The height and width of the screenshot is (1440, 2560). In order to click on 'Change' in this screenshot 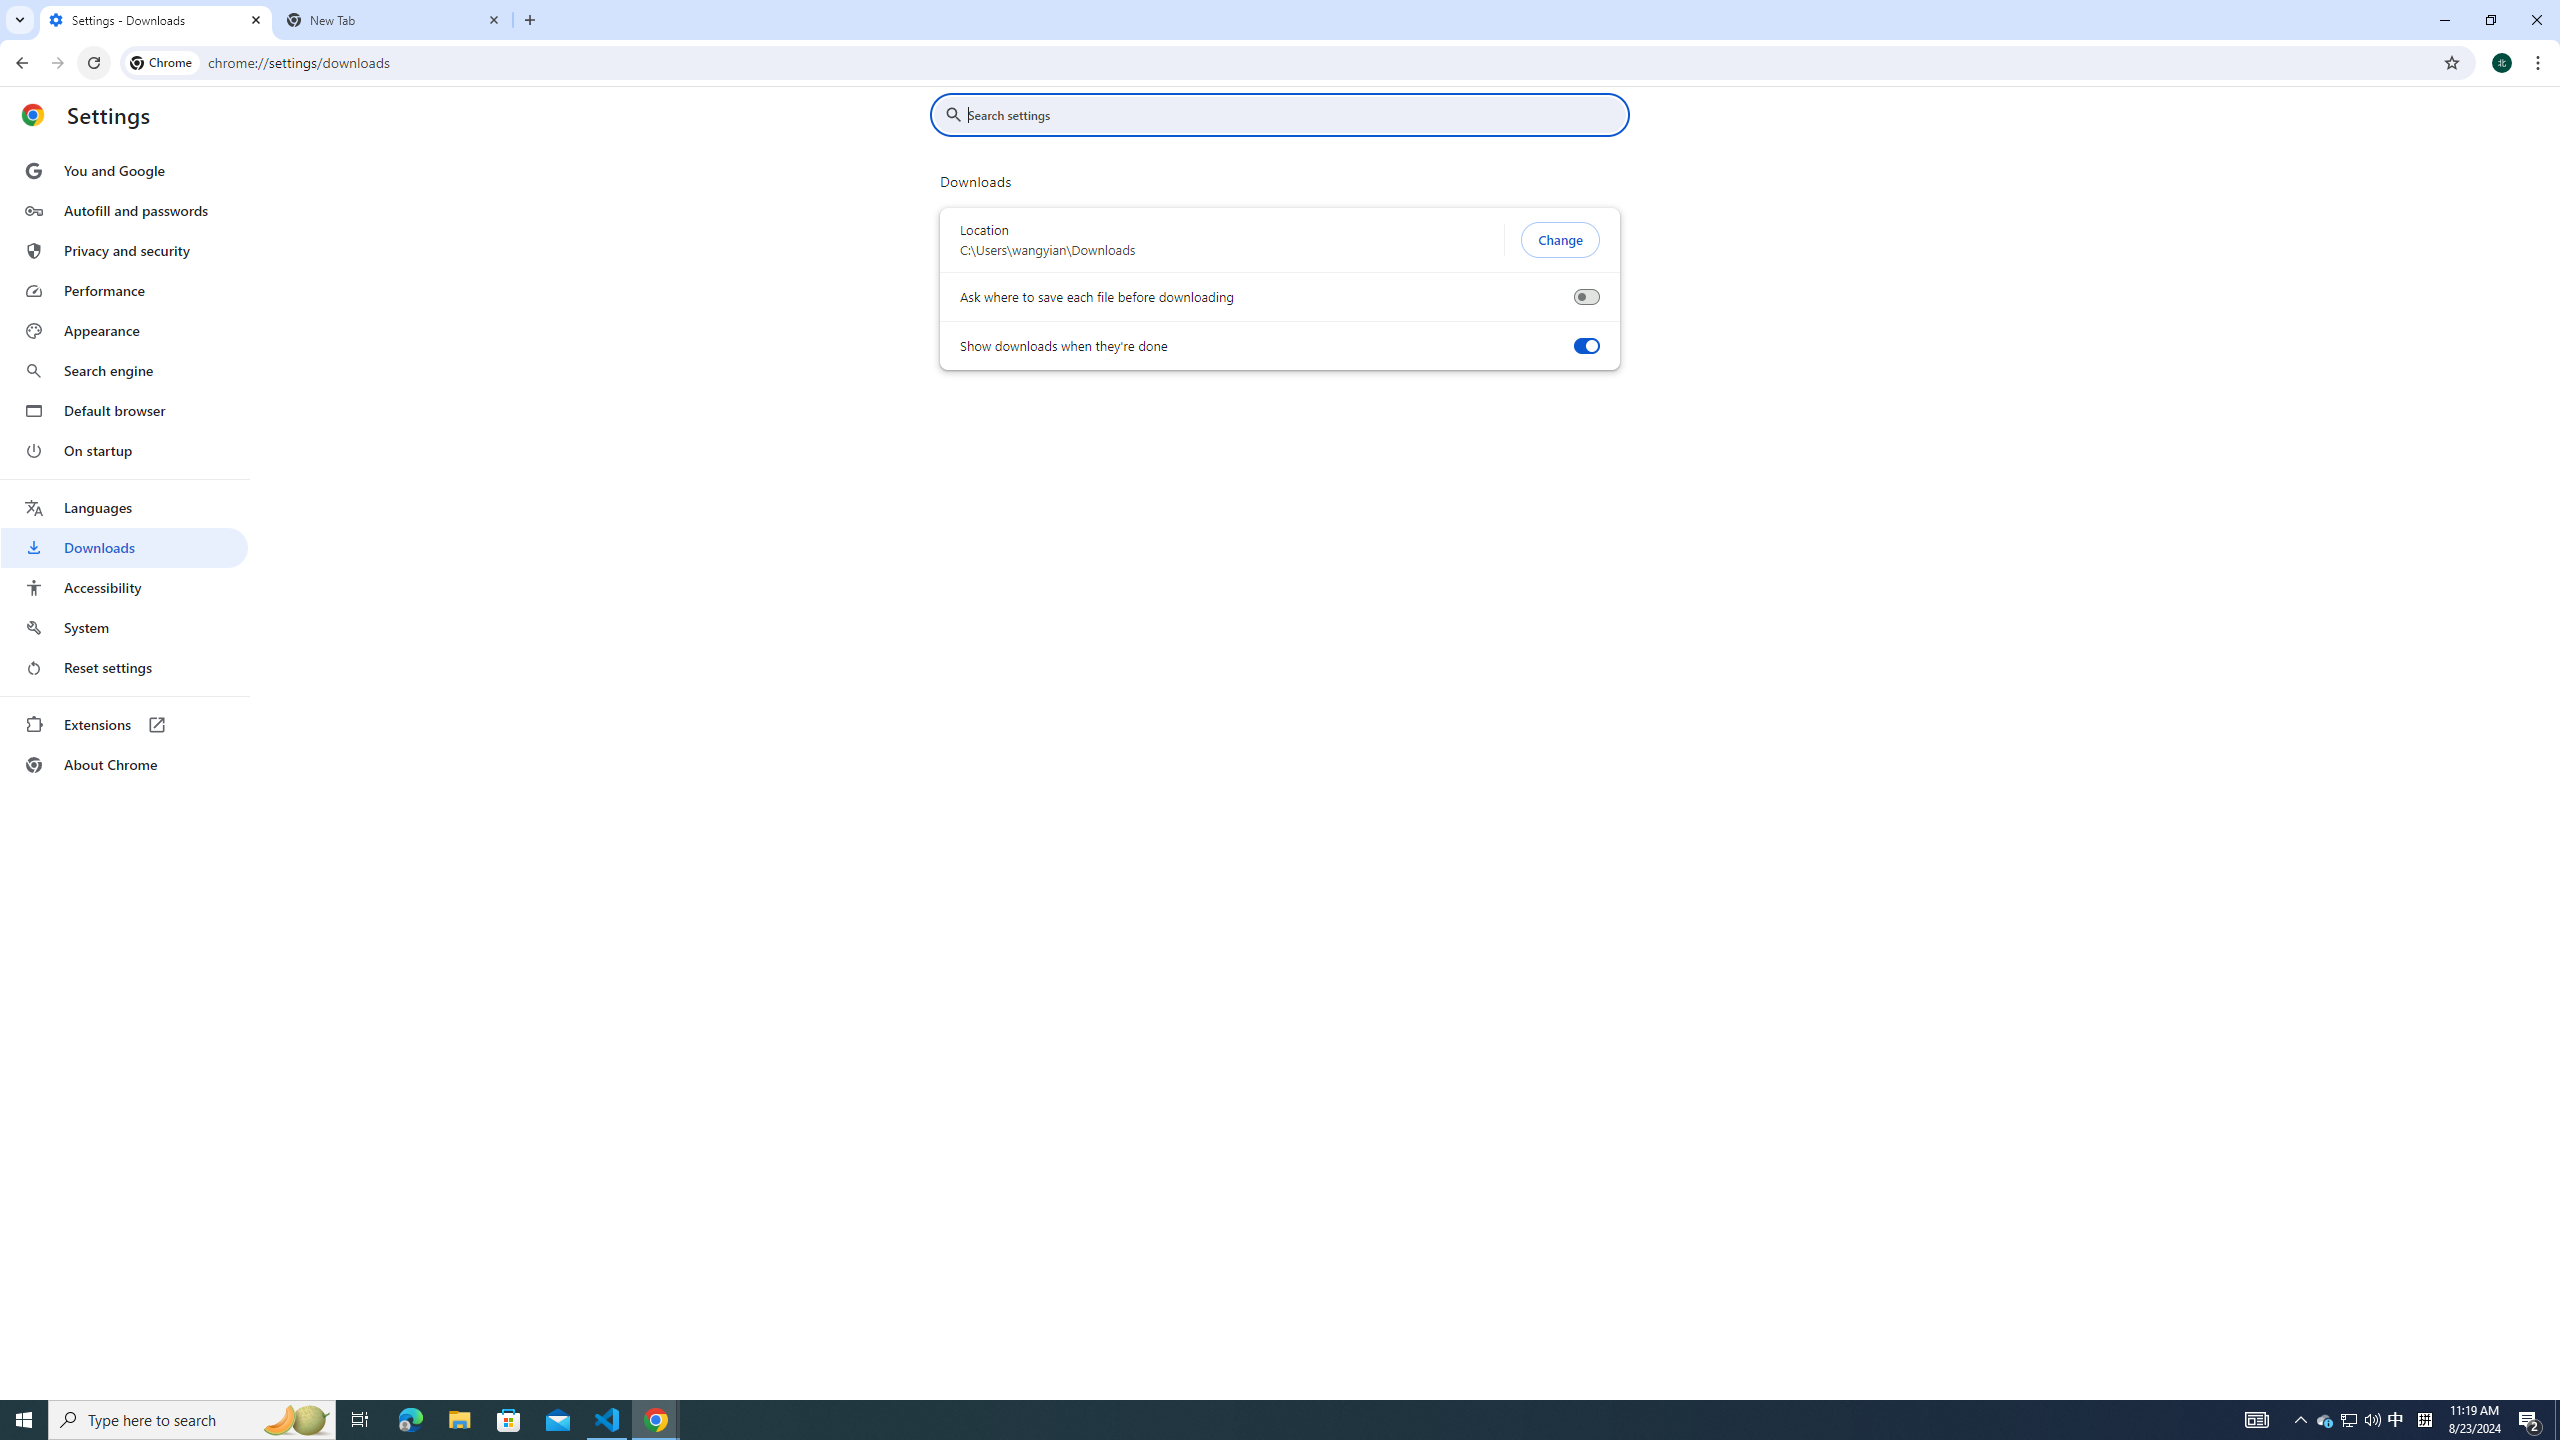, I will do `click(1560, 240)`.